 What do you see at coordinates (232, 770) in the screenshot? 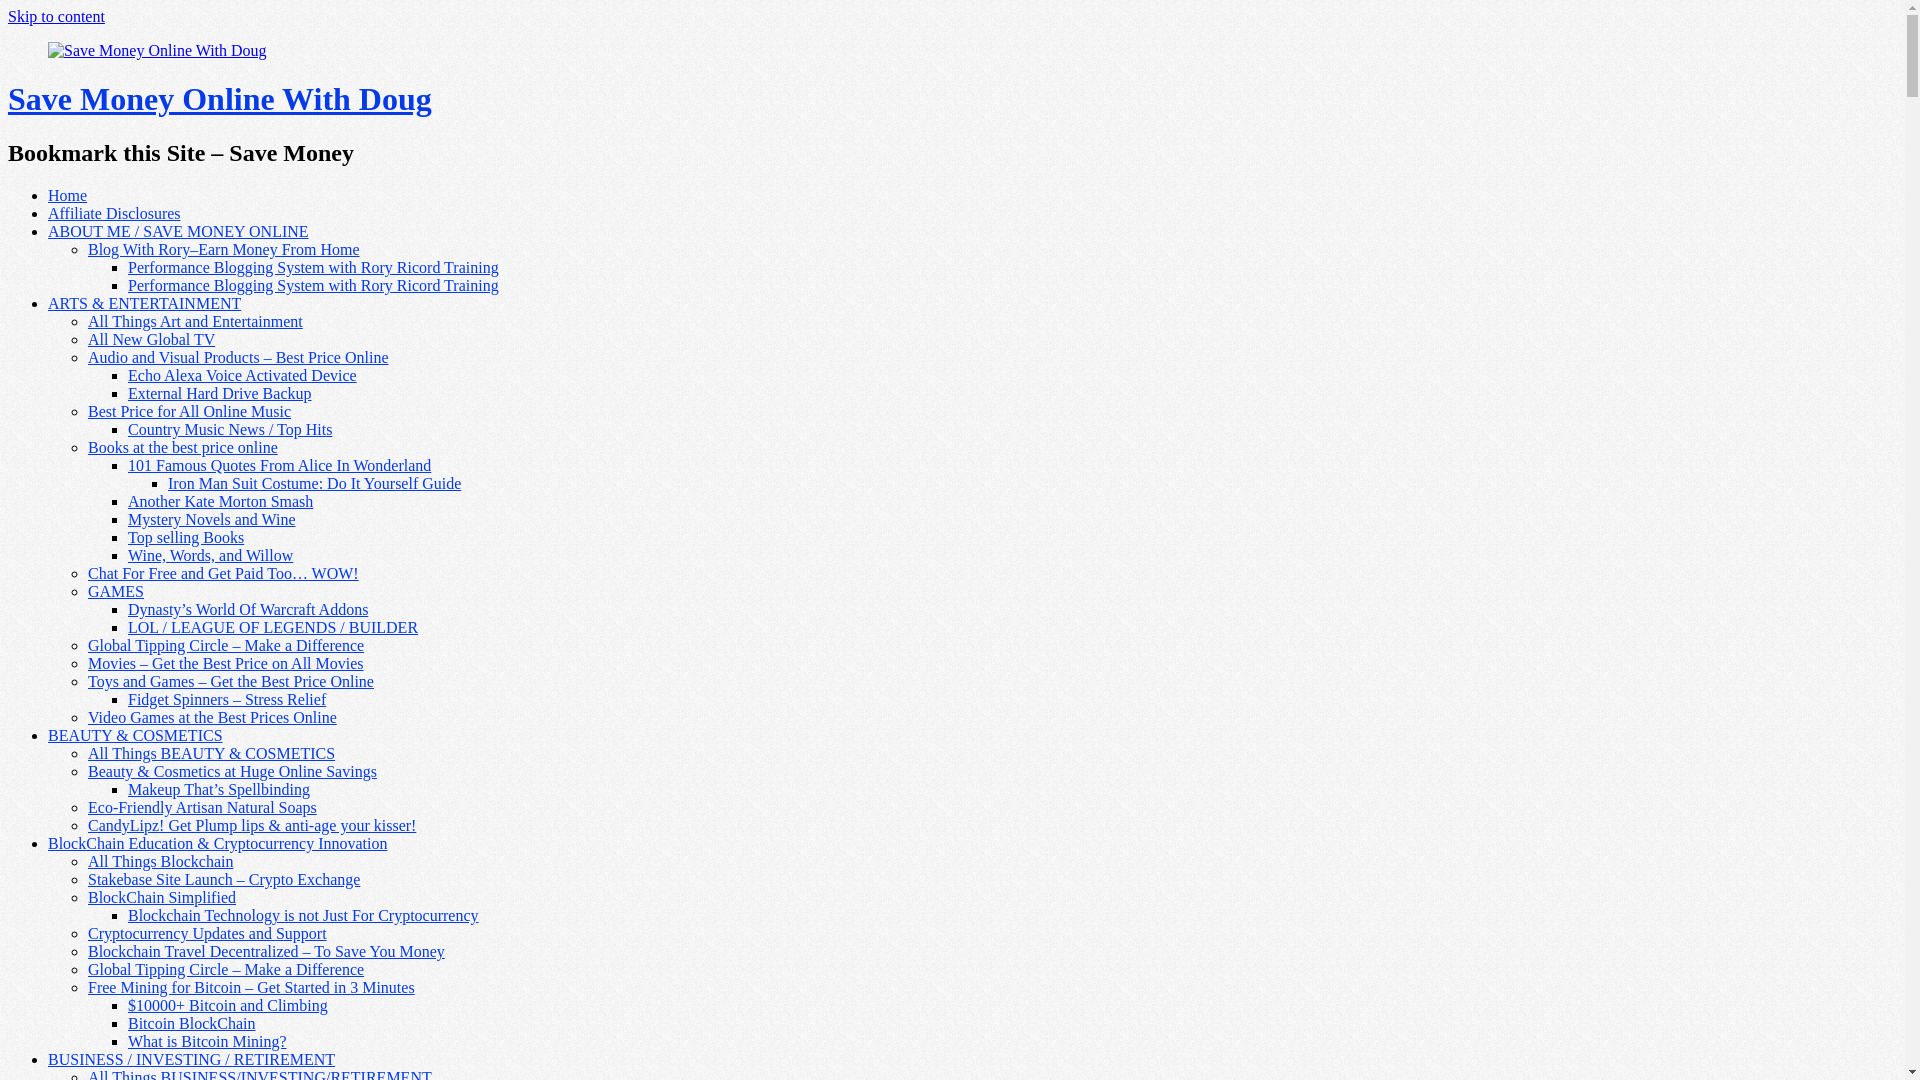
I see `'Beauty & Cosmetics at Huge Online Savings'` at bounding box center [232, 770].